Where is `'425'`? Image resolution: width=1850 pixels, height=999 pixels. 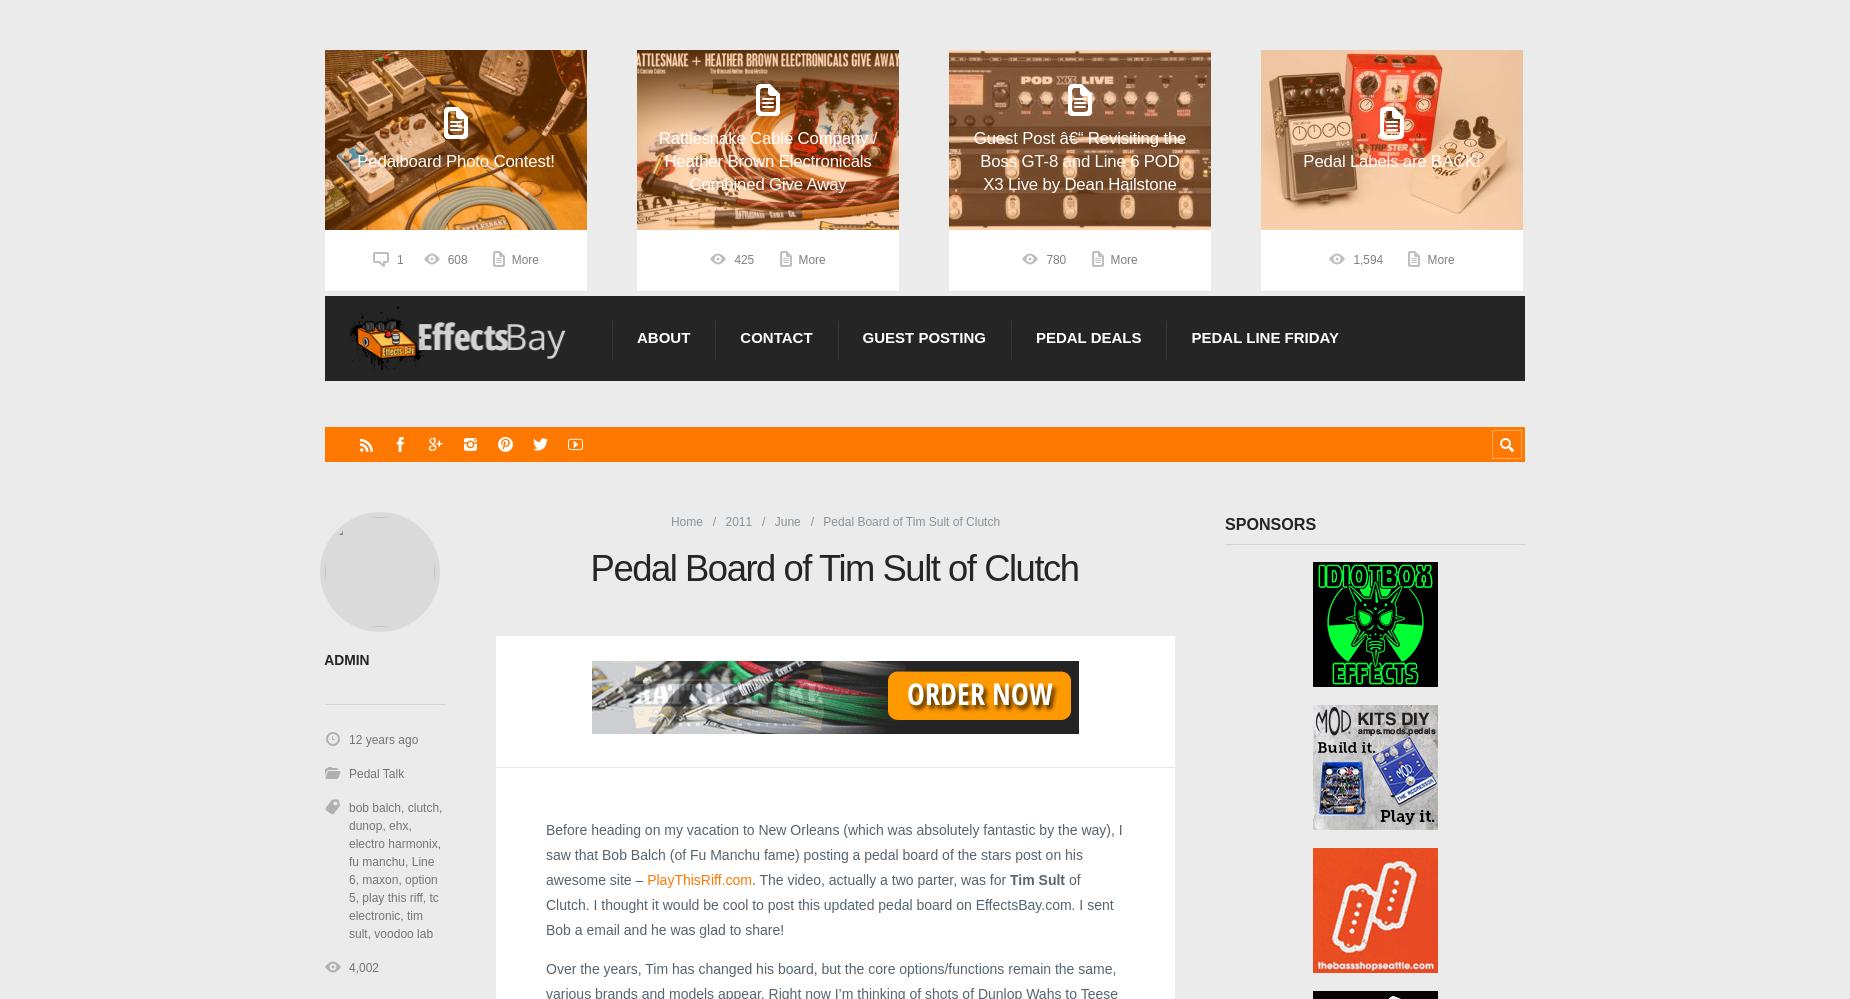 '425' is located at coordinates (744, 260).